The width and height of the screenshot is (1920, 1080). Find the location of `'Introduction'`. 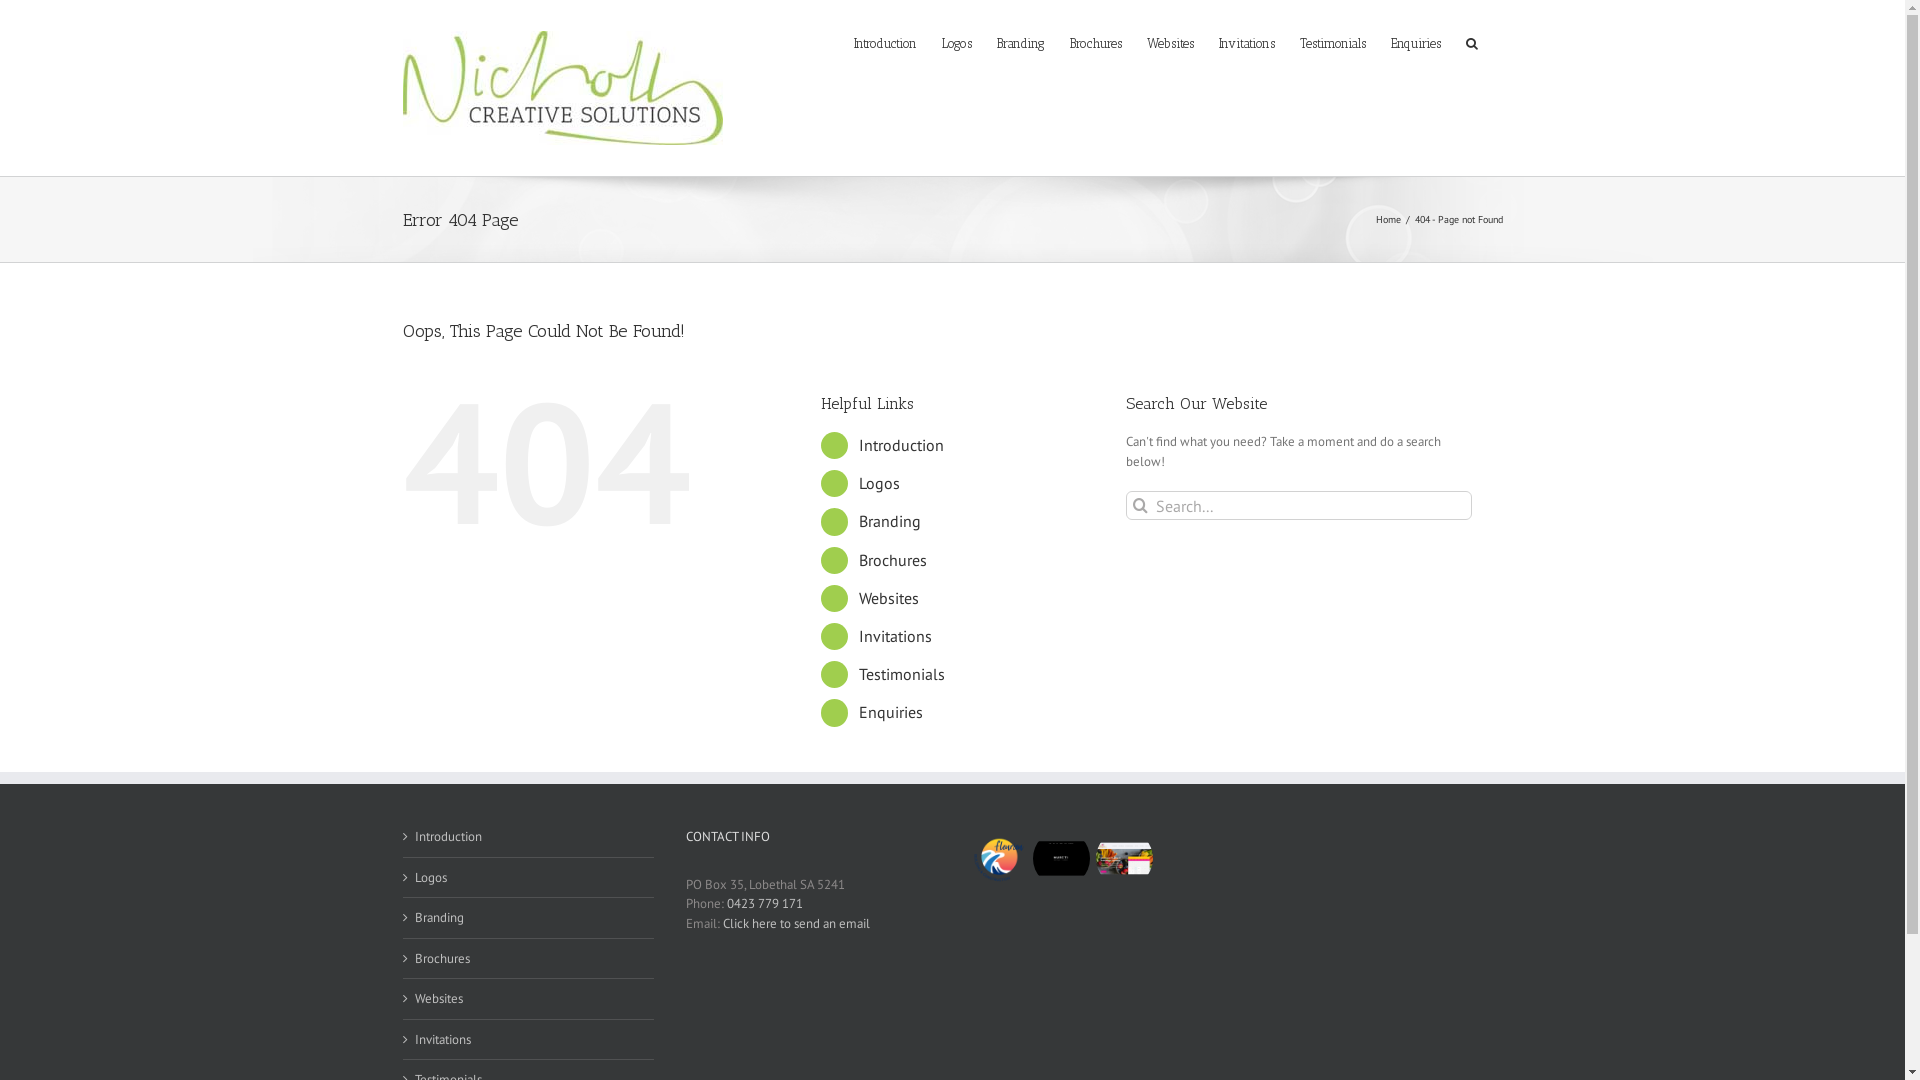

'Introduction' is located at coordinates (528, 837).